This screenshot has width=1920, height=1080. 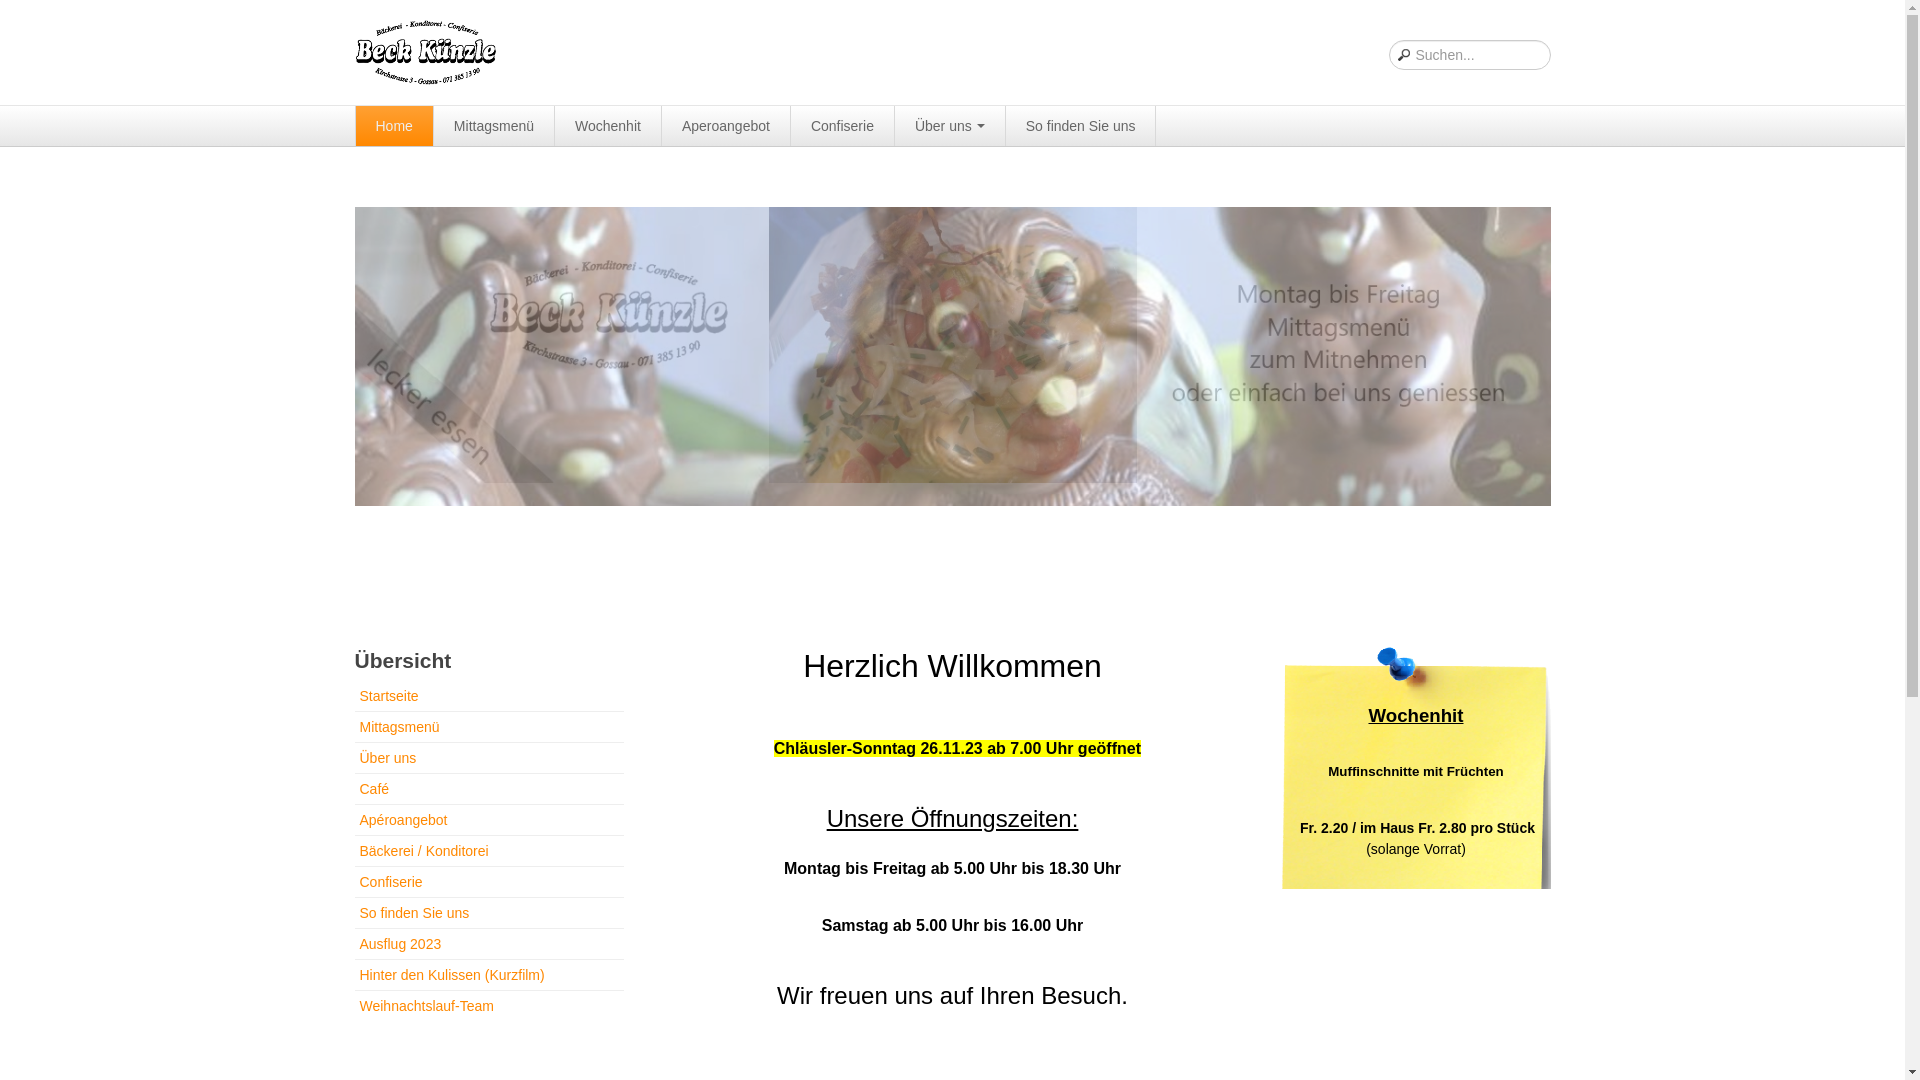 I want to click on 'Confiserie', so click(x=790, y=126).